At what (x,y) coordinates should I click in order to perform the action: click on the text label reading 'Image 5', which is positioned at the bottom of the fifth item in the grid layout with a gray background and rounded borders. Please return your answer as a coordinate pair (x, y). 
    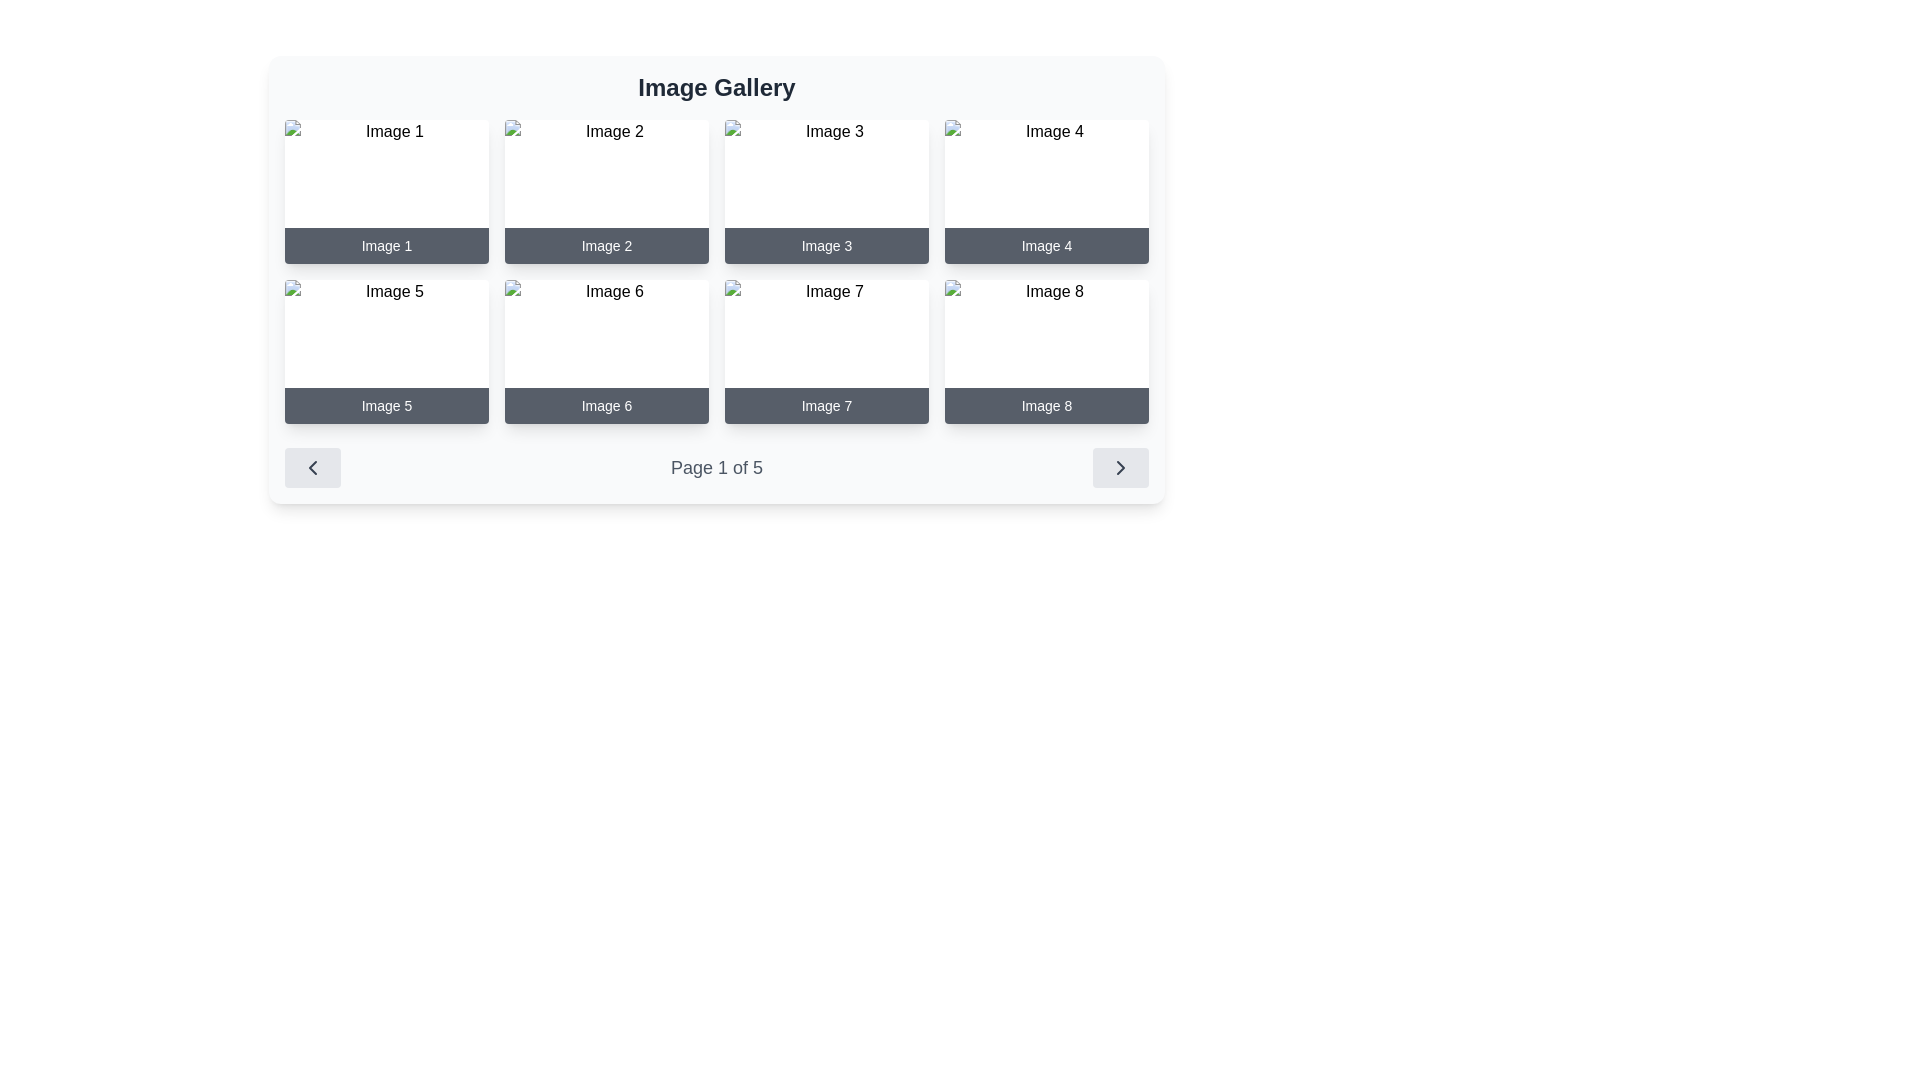
    Looking at the image, I should click on (387, 405).